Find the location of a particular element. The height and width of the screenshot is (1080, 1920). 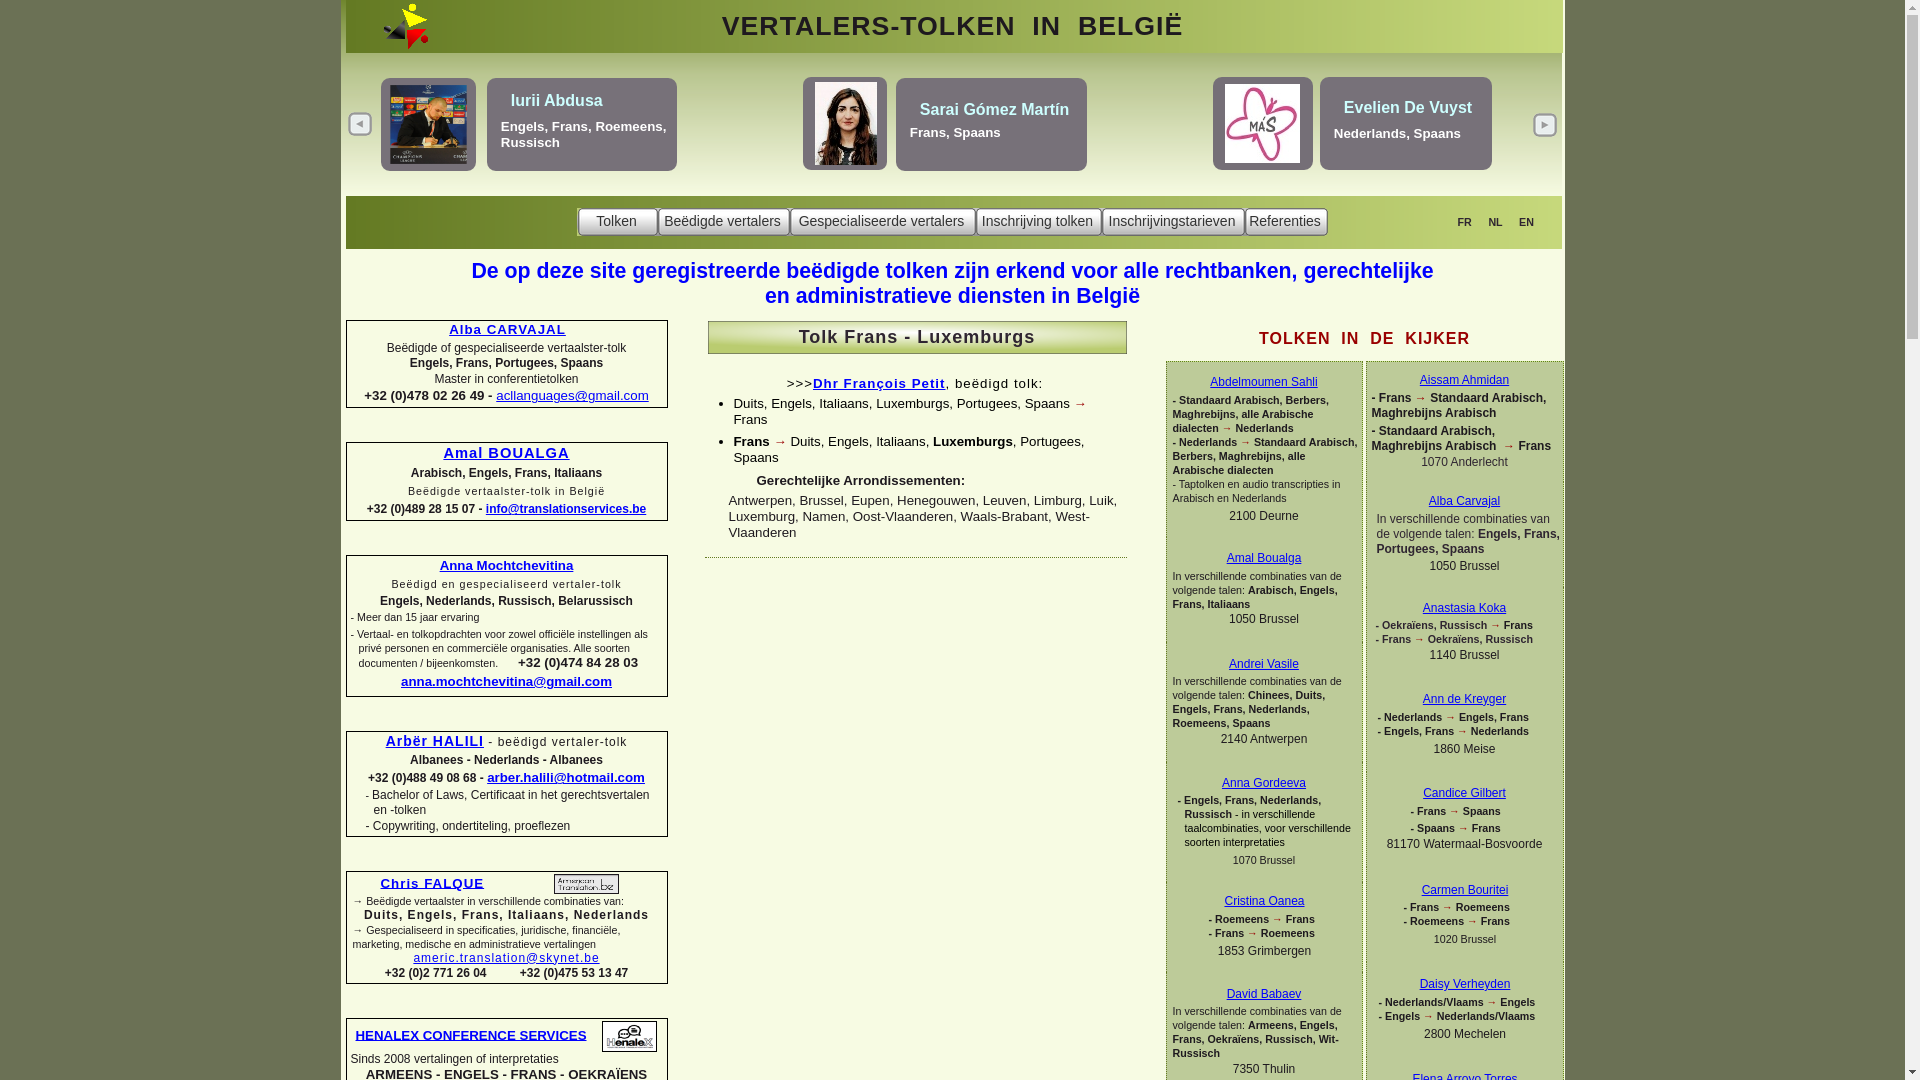

'info@translationservices.be' is located at coordinates (565, 508).